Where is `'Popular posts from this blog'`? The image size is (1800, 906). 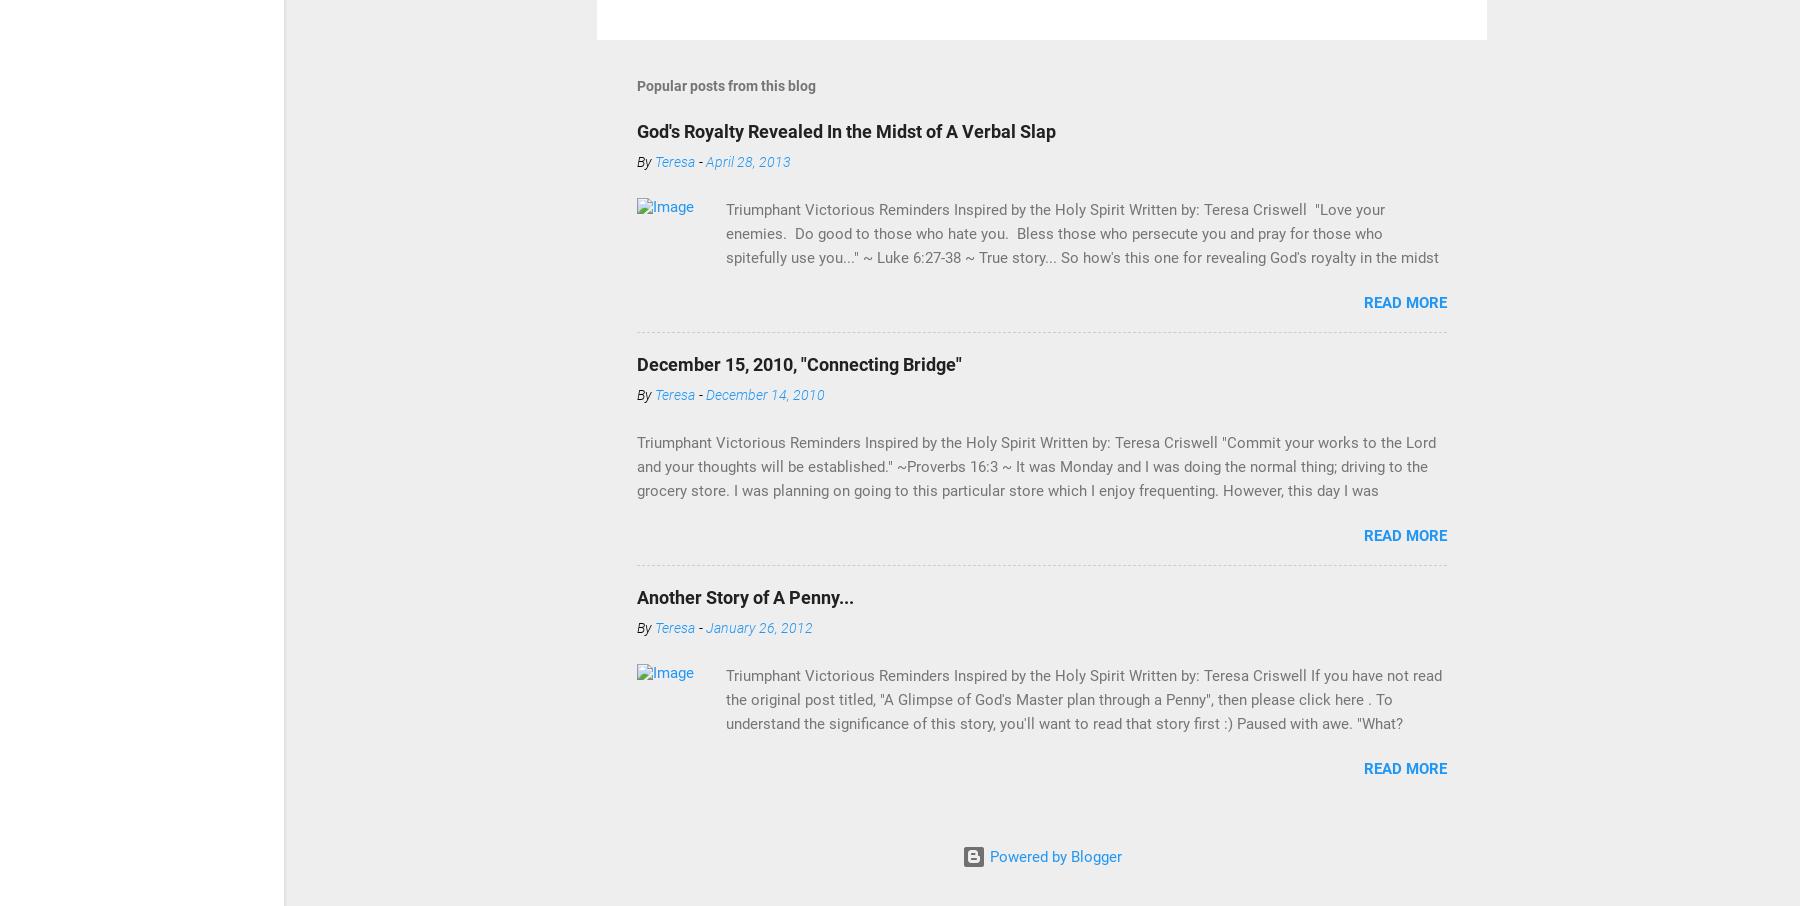
'Popular posts from this blog' is located at coordinates (725, 85).